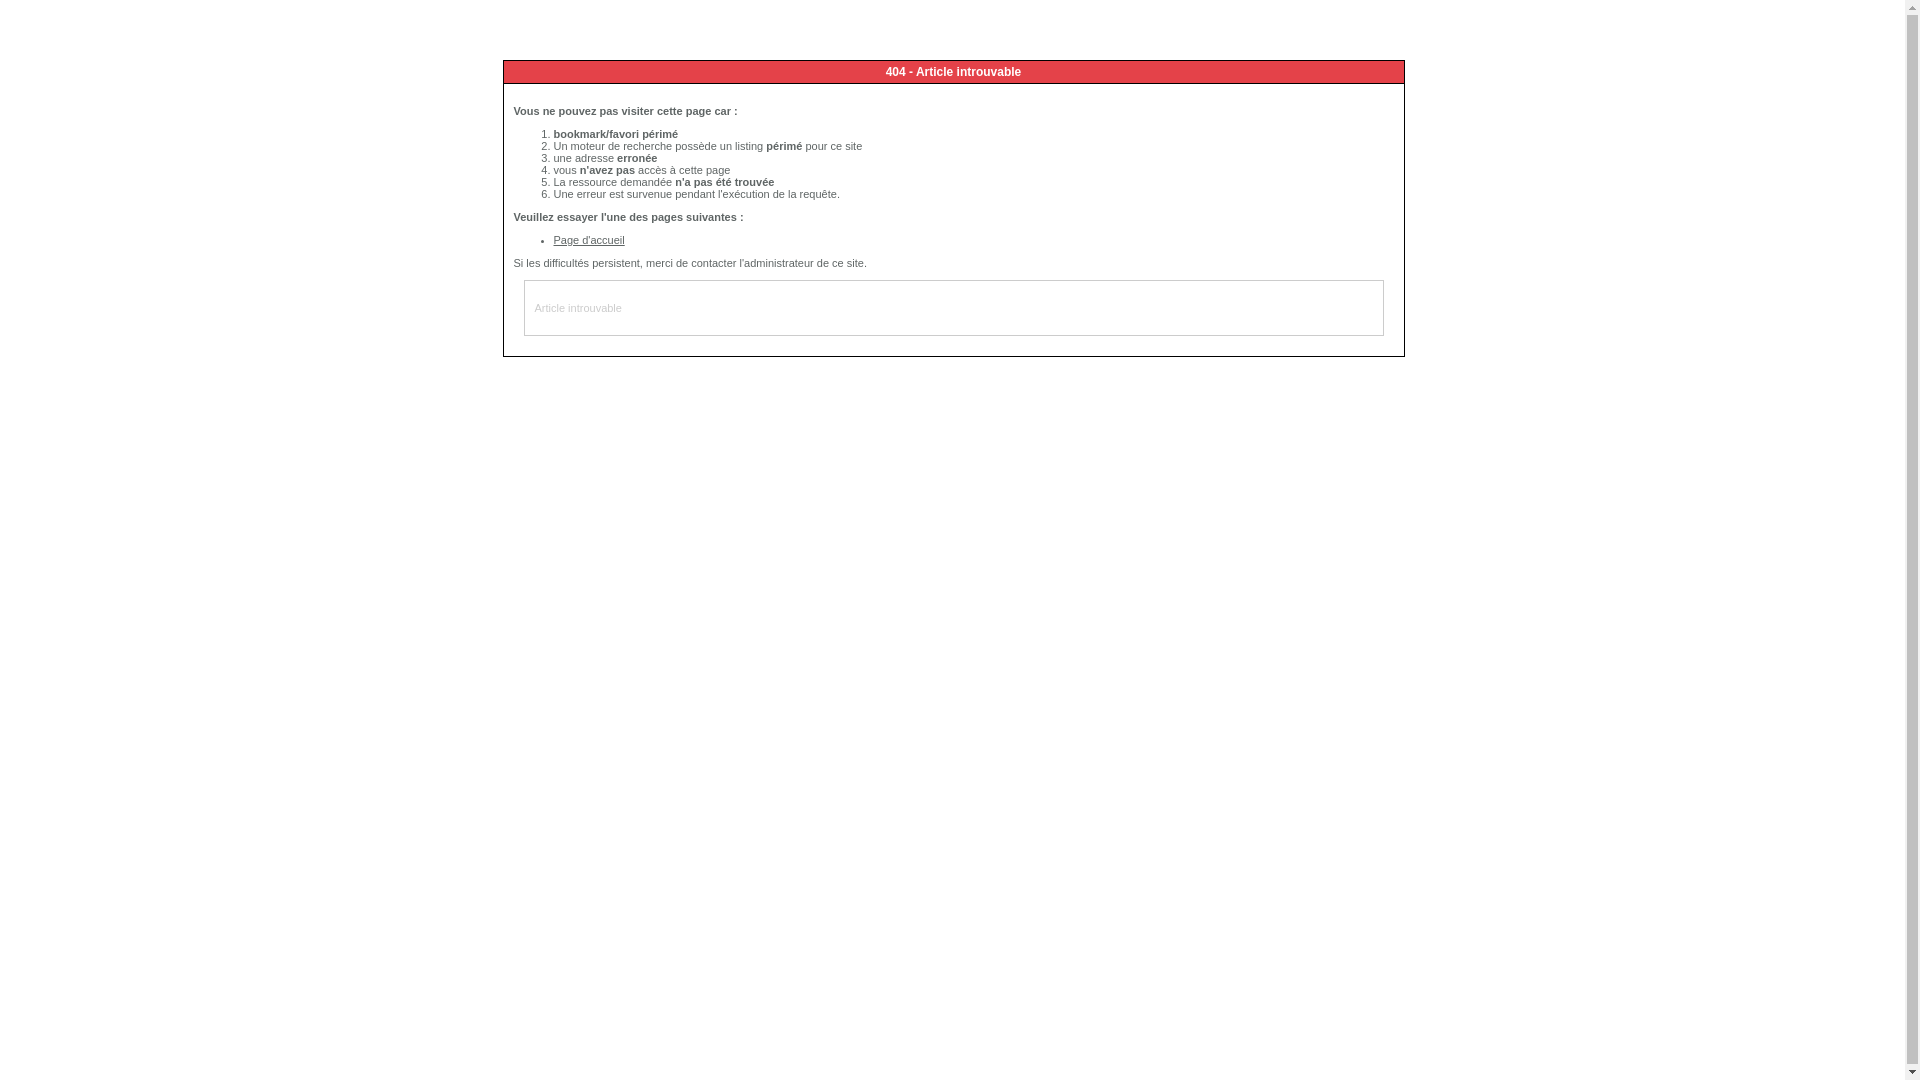  Describe the element at coordinates (588, 238) in the screenshot. I see `'Page d'accueil'` at that location.